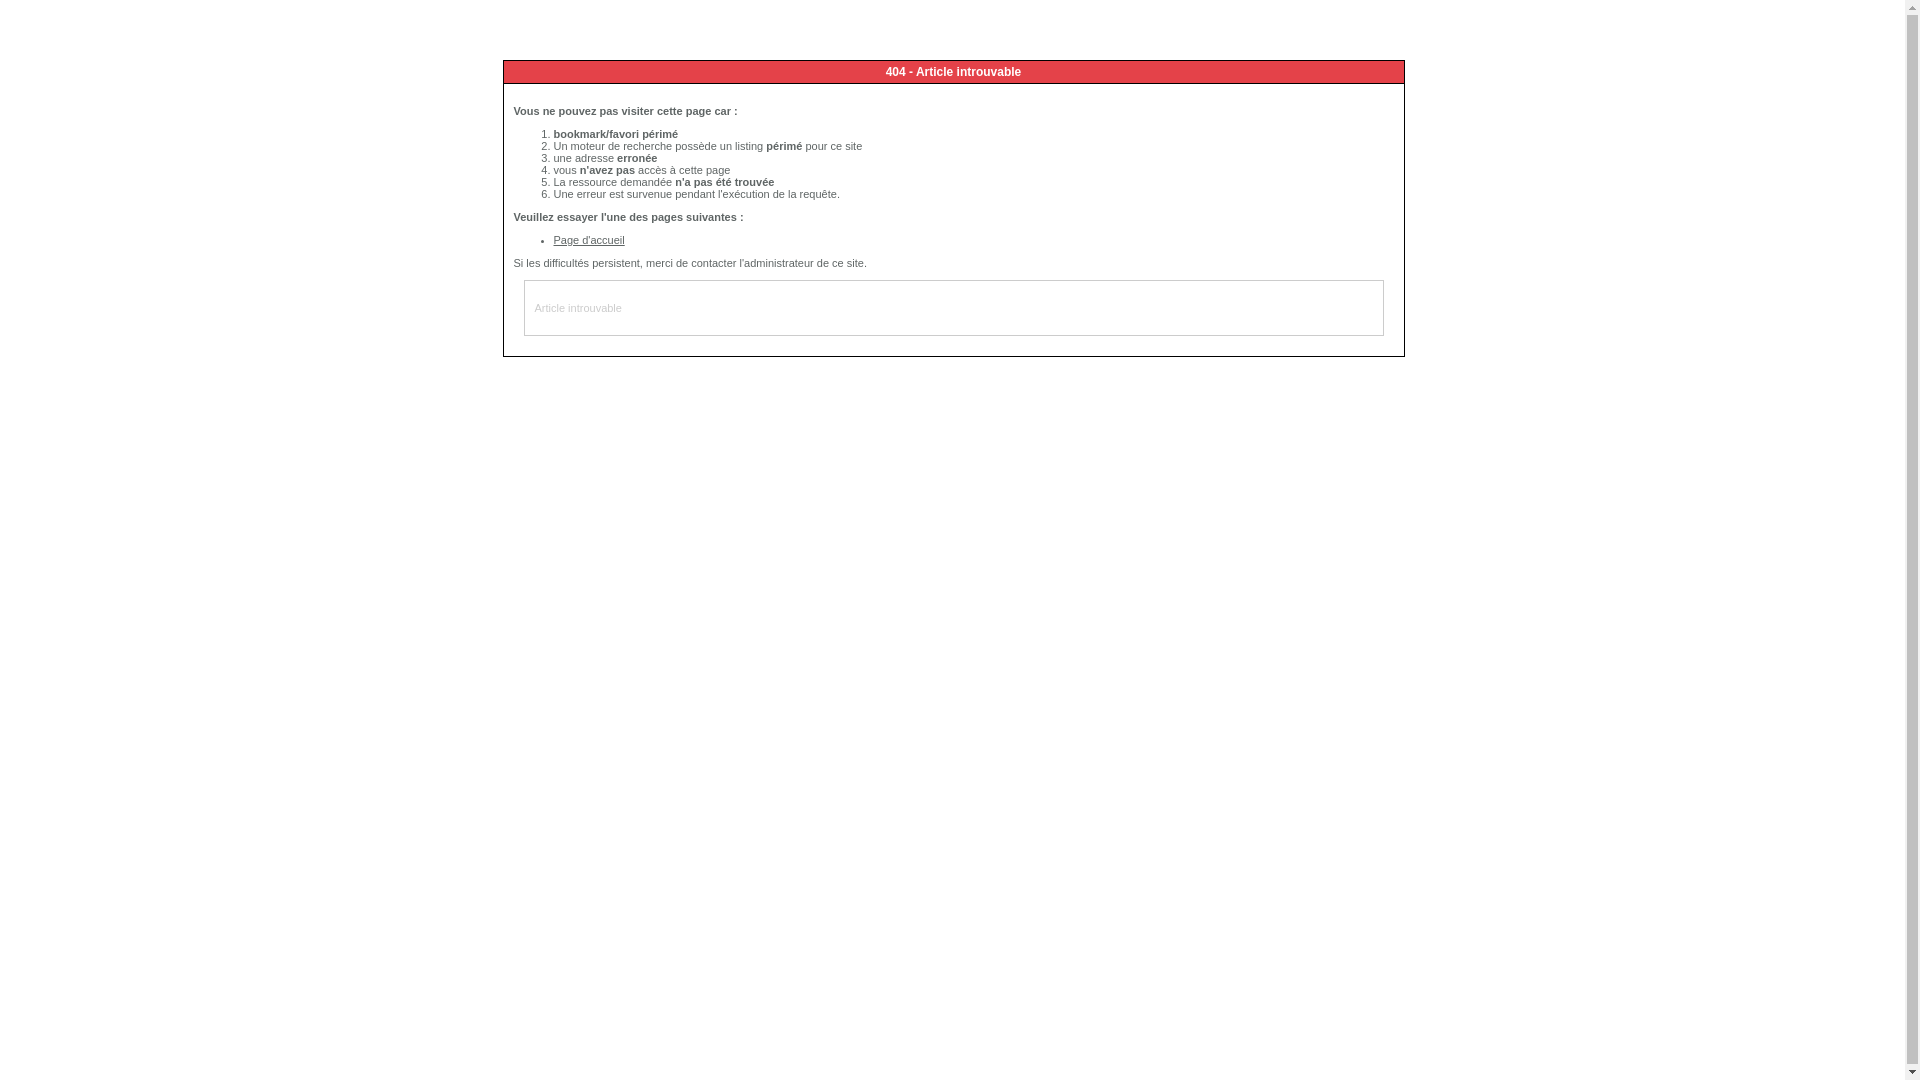  Describe the element at coordinates (588, 238) in the screenshot. I see `'Page d'accueil'` at that location.